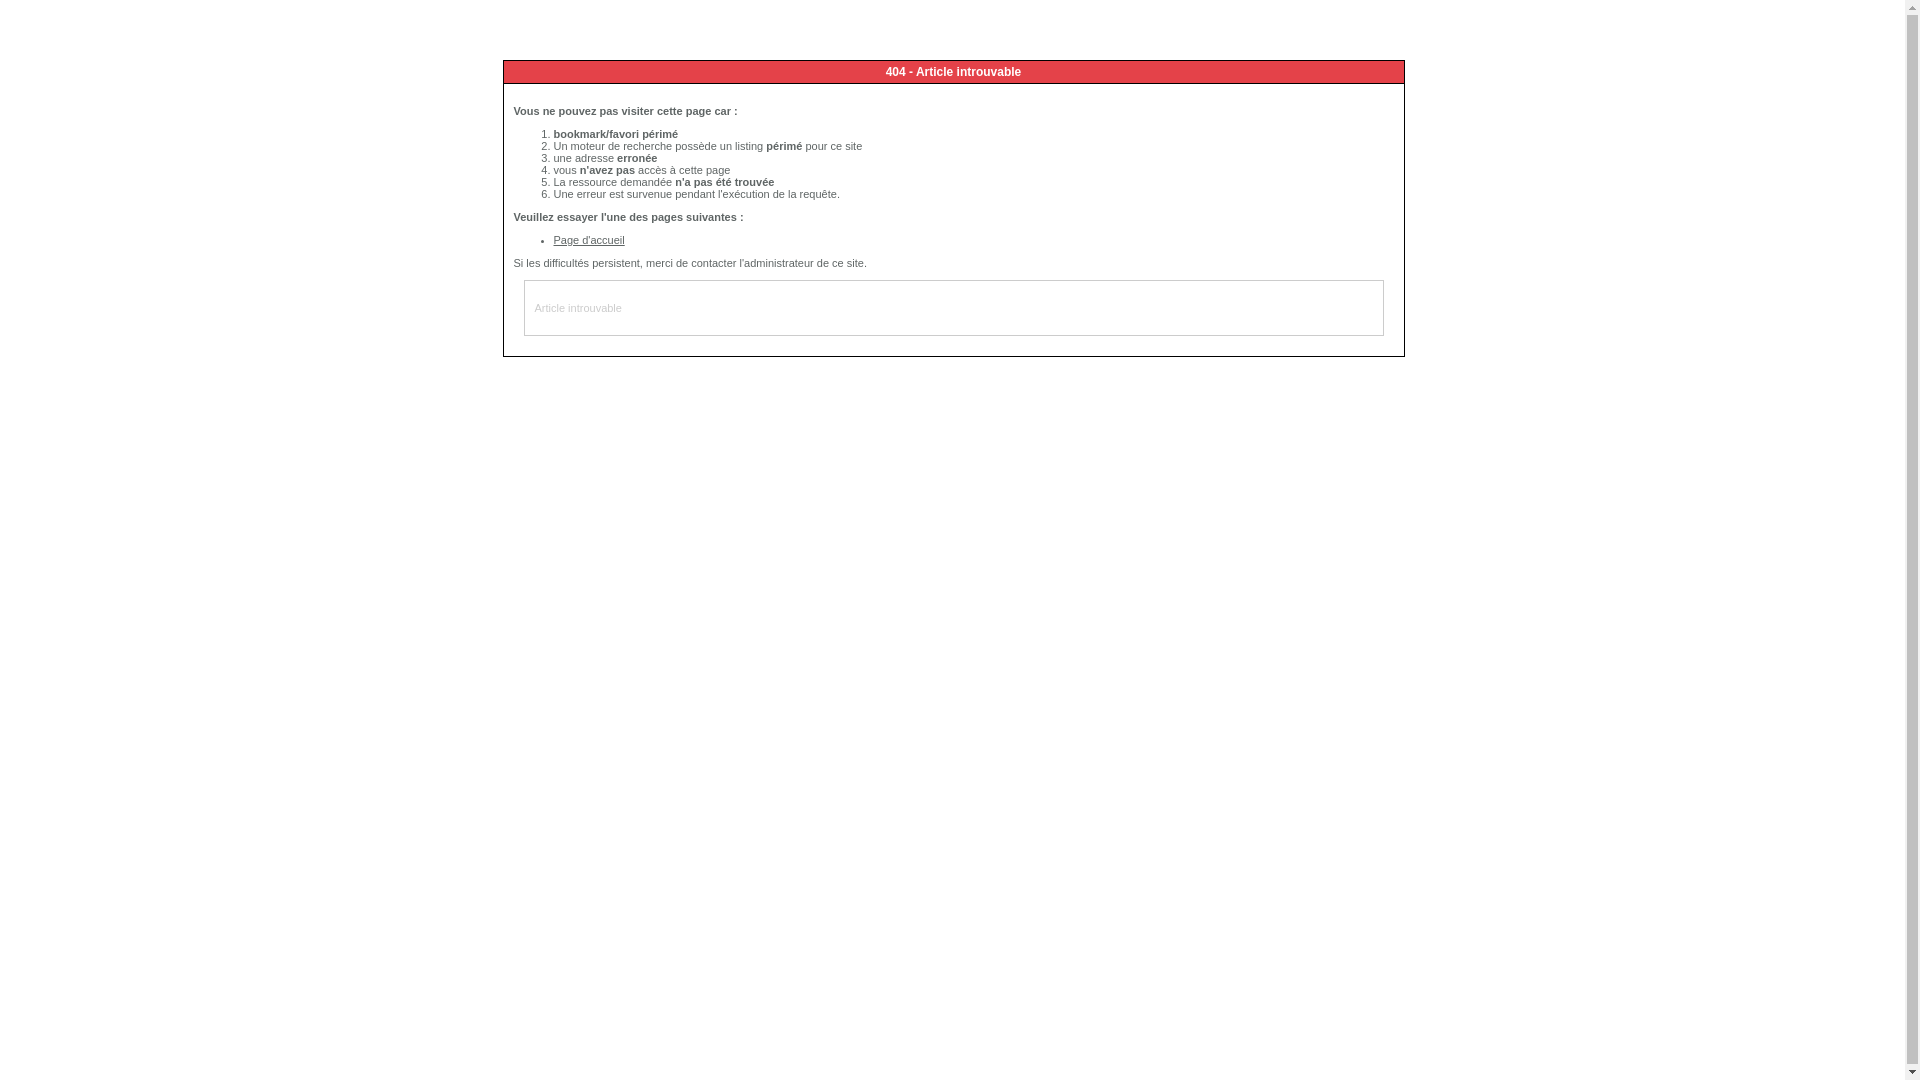  Describe the element at coordinates (588, 238) in the screenshot. I see `'Page d'accueil'` at that location.